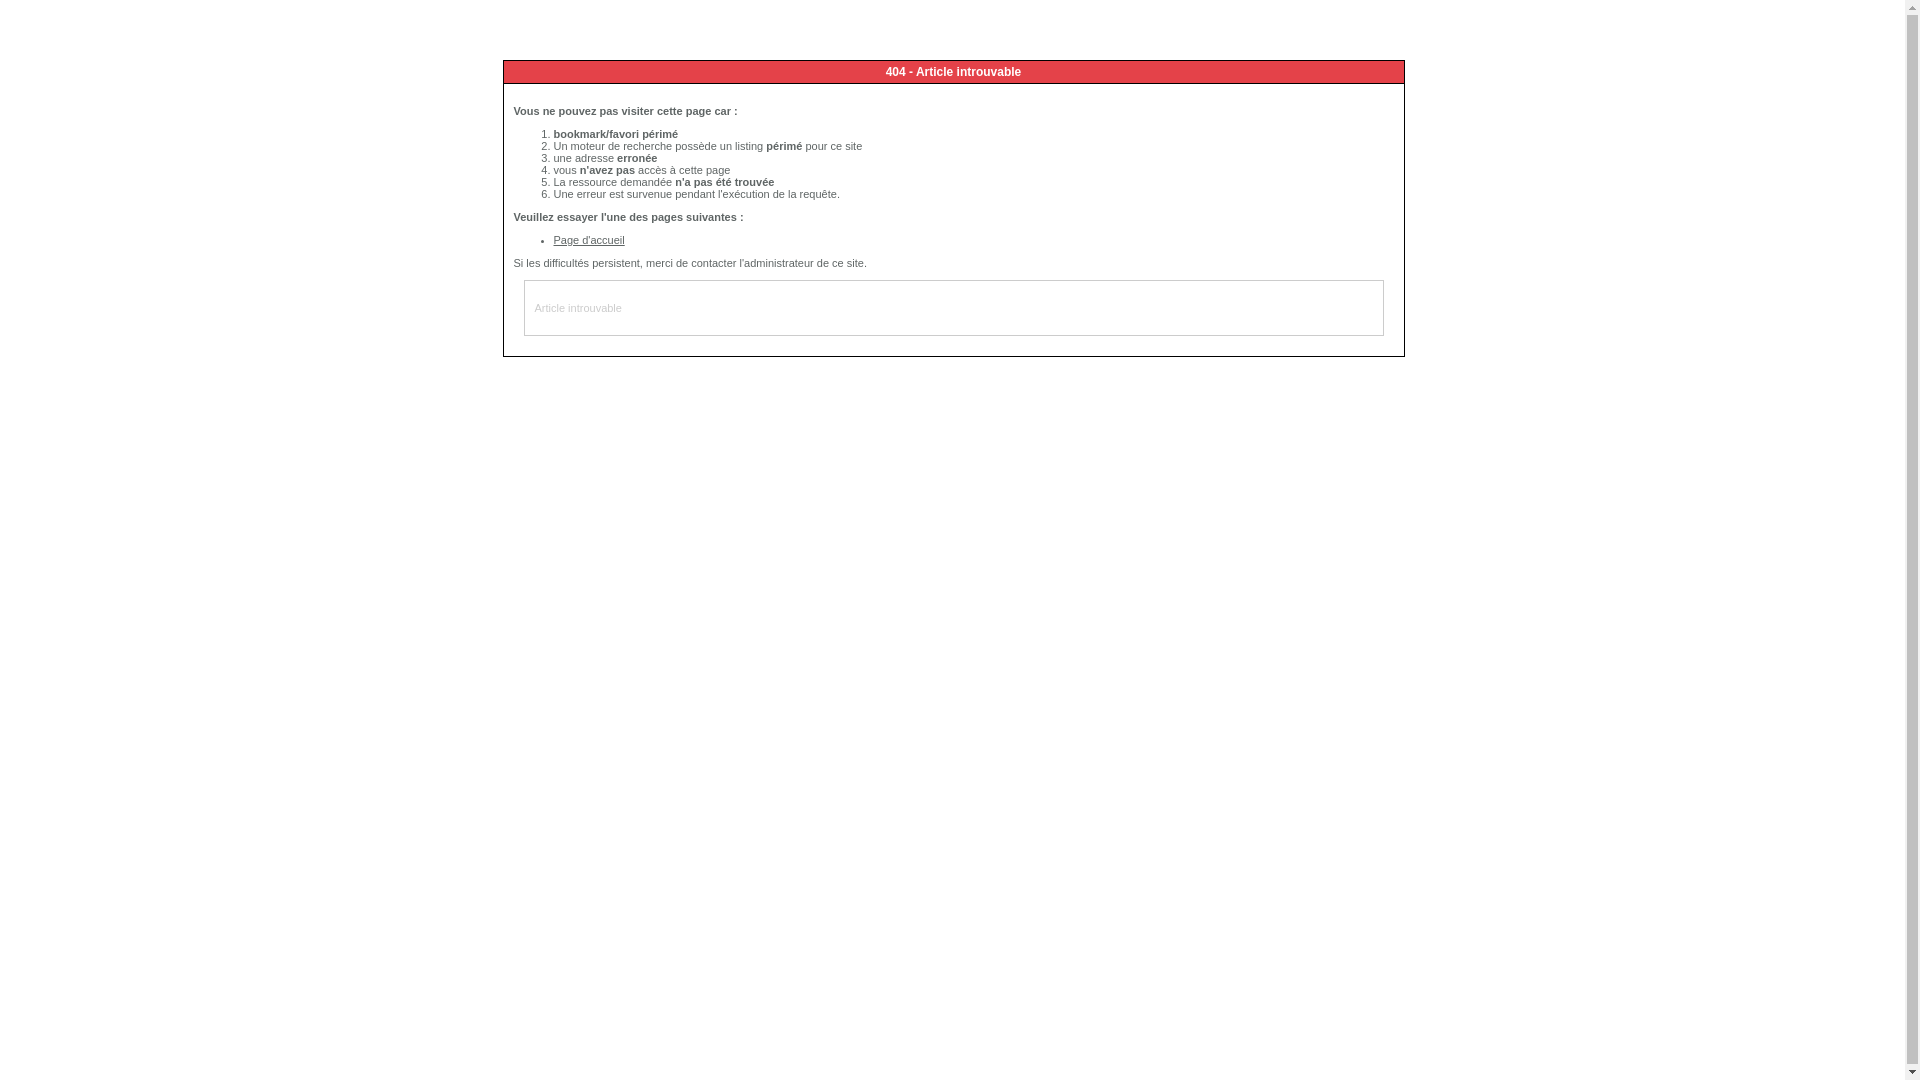  Describe the element at coordinates (588, 238) in the screenshot. I see `'Page d'accueil'` at that location.